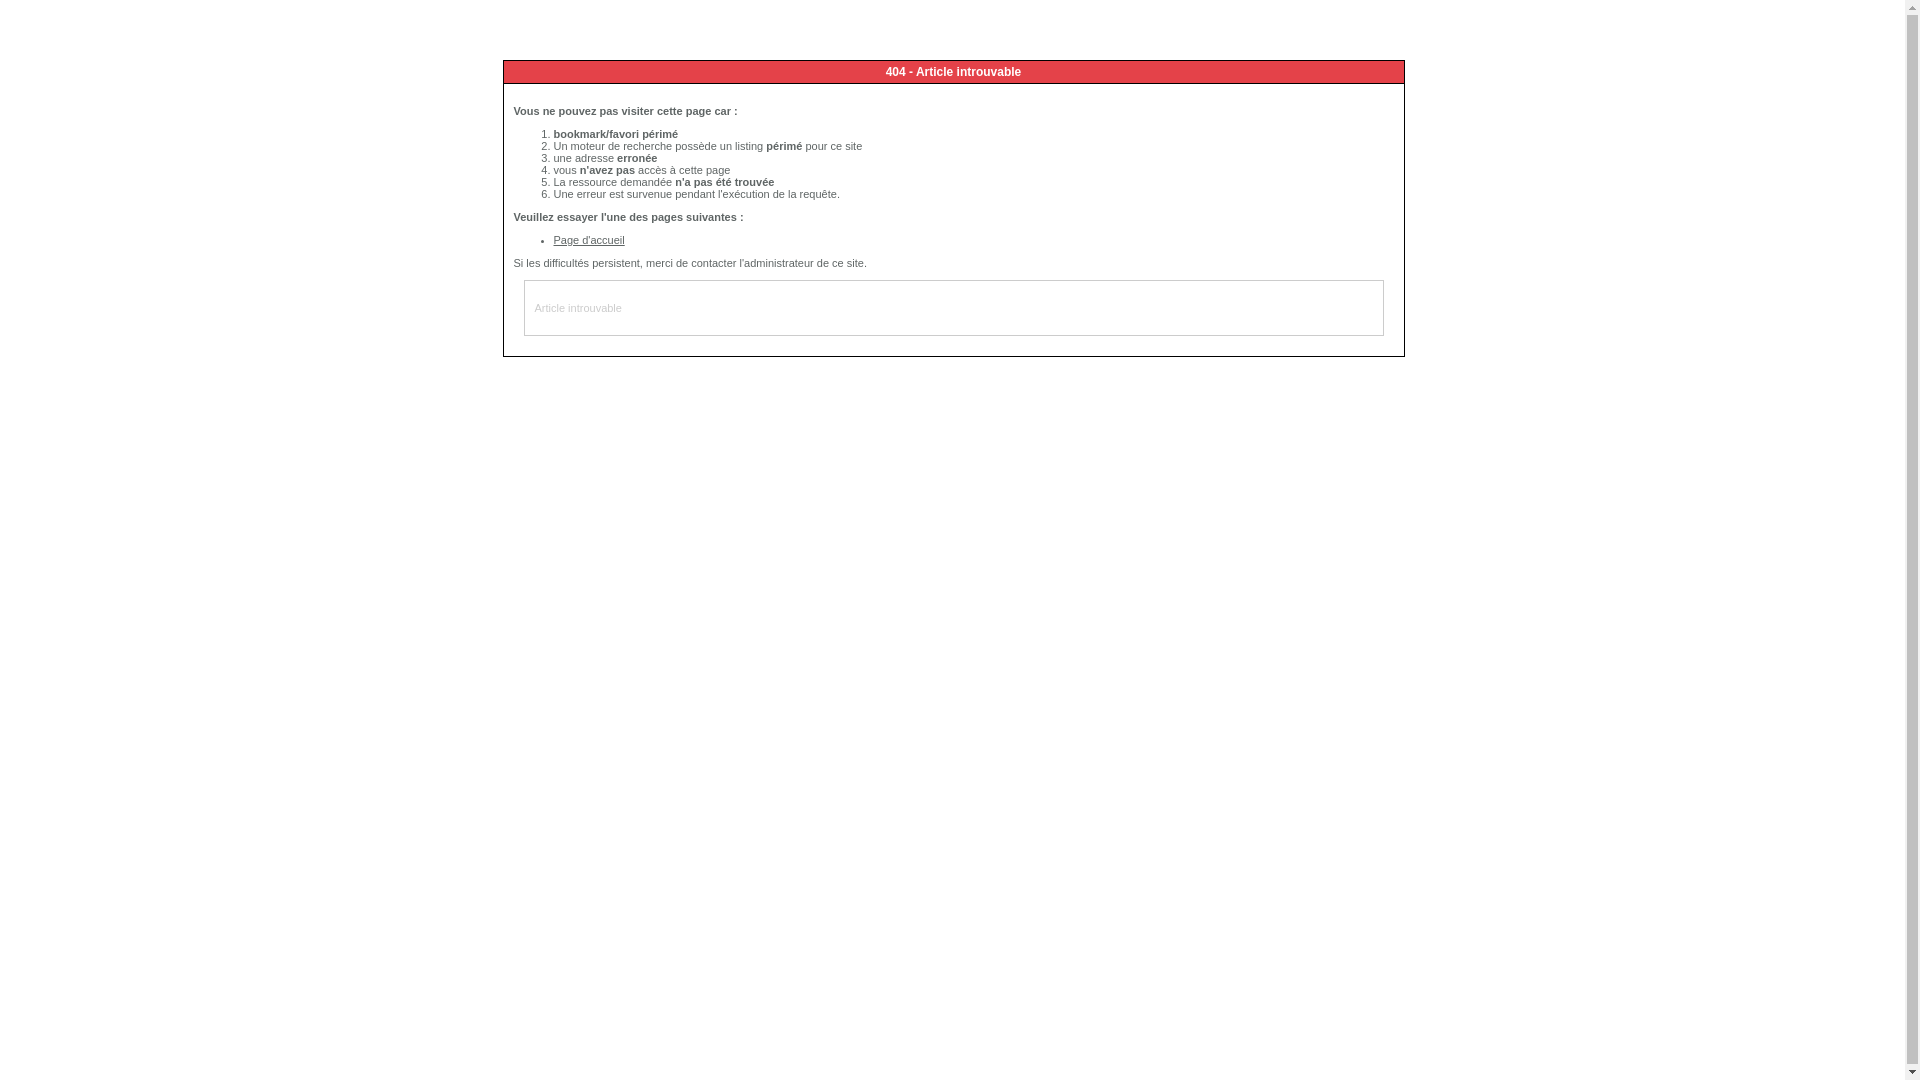  Describe the element at coordinates (588, 238) in the screenshot. I see `'Page d'accueil'` at that location.